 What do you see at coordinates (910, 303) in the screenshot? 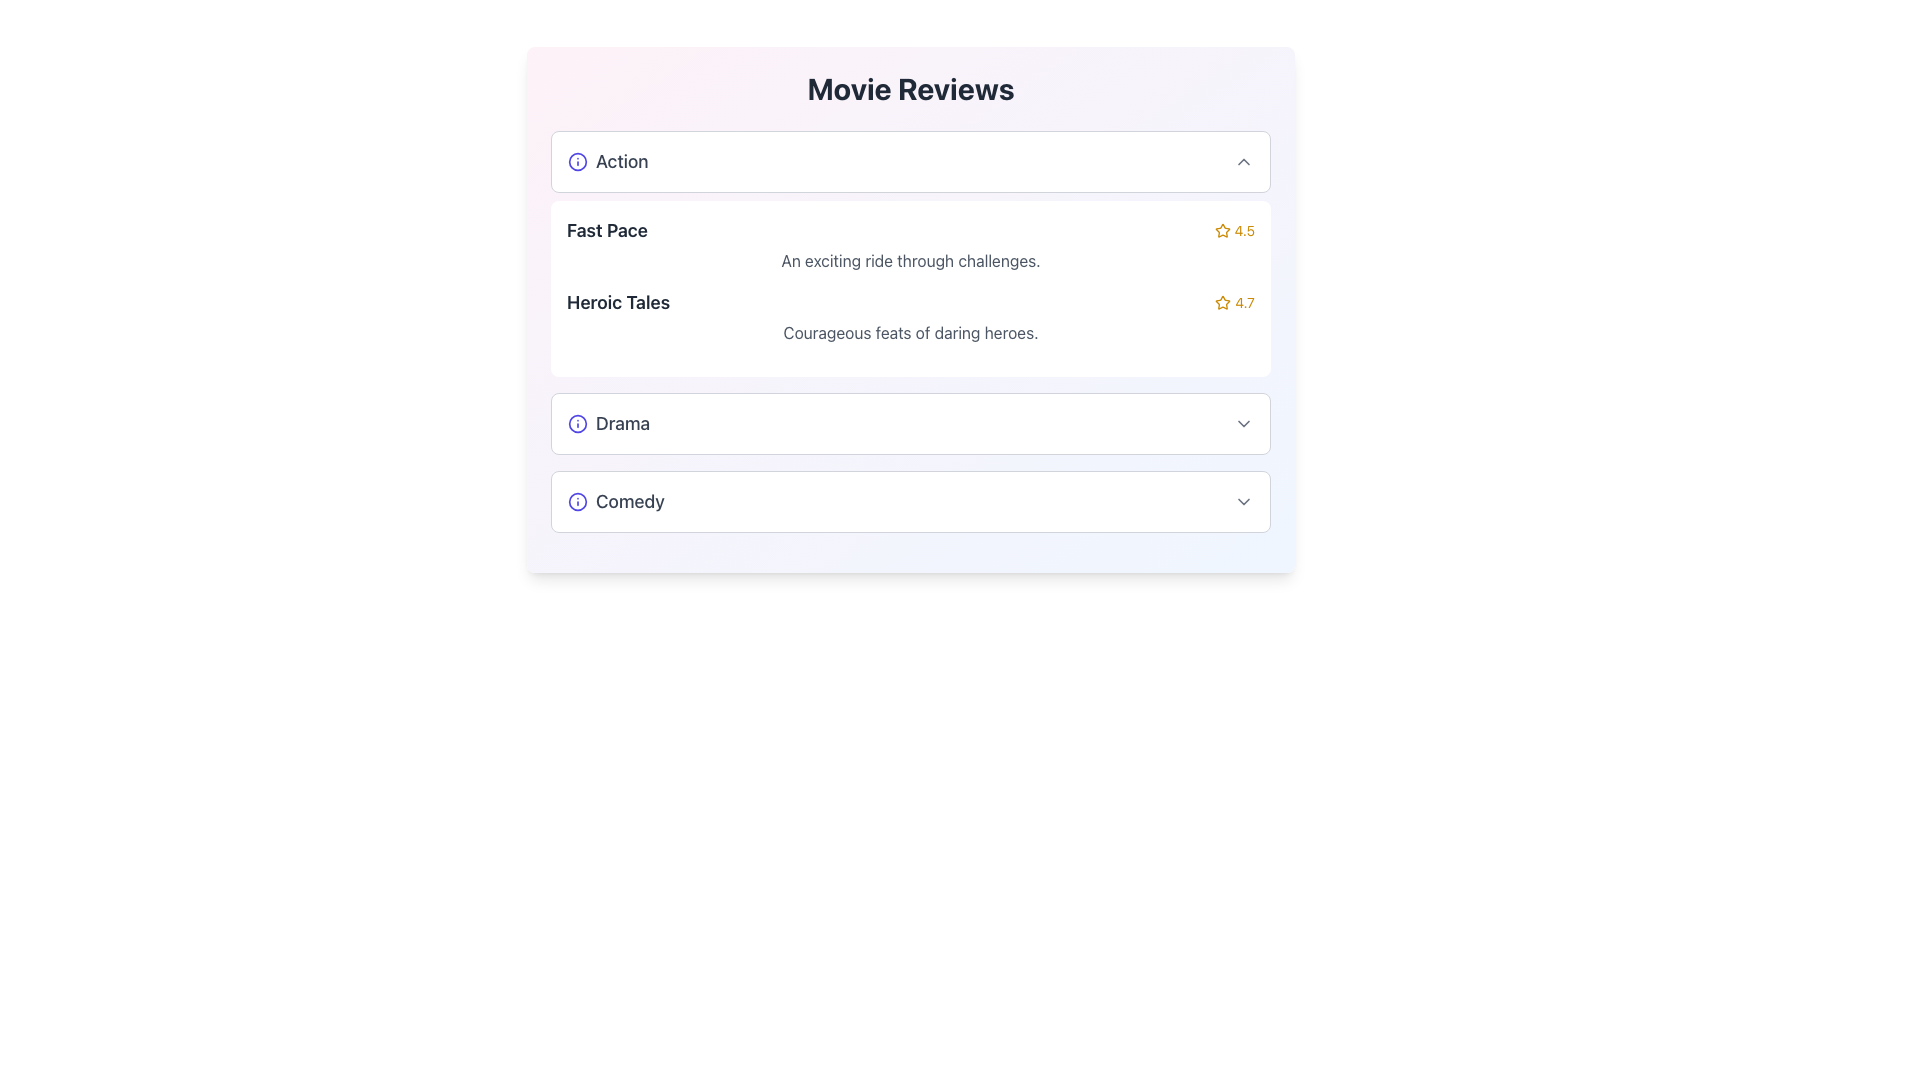
I see `the movie title label located in the 'Heroic Tales' section of the 'Movie Reviews' interface` at bounding box center [910, 303].